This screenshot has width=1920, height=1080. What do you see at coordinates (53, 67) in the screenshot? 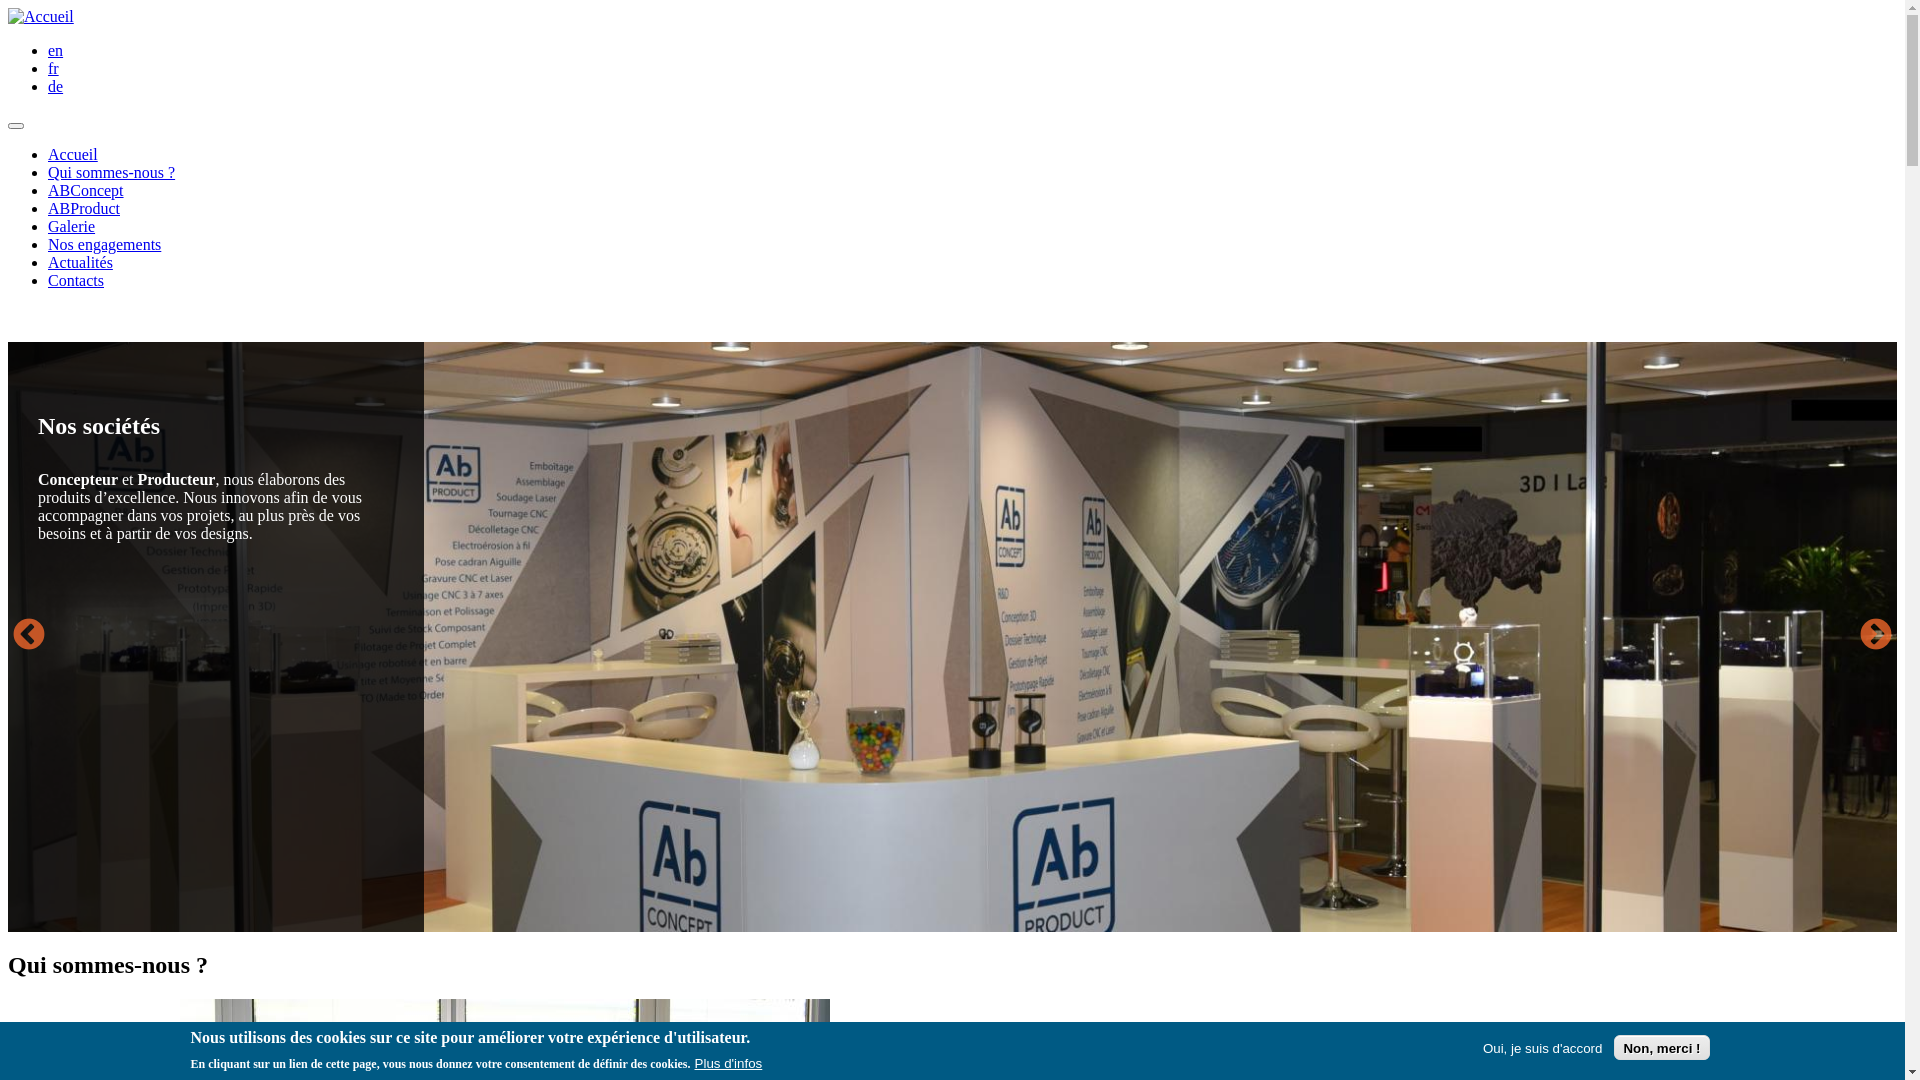
I see `'fr'` at bounding box center [53, 67].